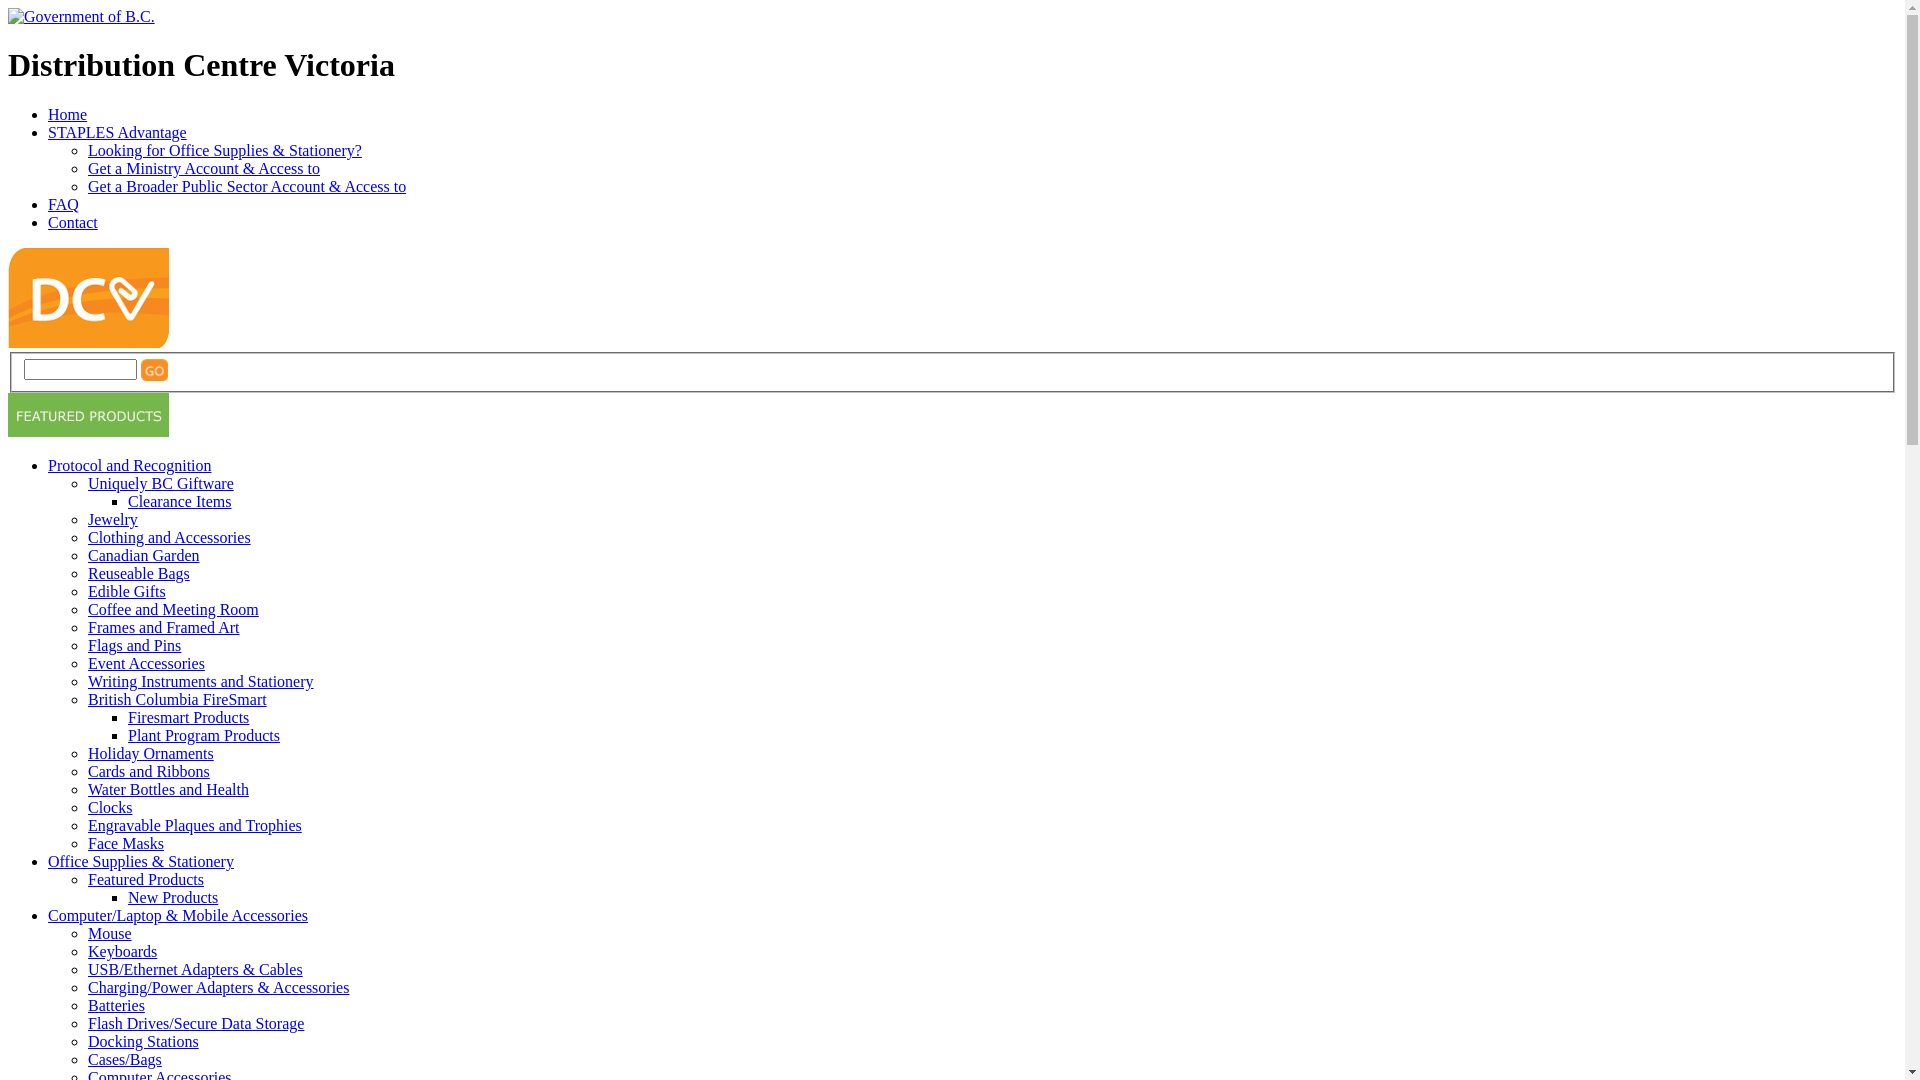 Image resolution: width=1920 pixels, height=1080 pixels. What do you see at coordinates (218, 986) in the screenshot?
I see `'Charging/Power Adapters & Accessories'` at bounding box center [218, 986].